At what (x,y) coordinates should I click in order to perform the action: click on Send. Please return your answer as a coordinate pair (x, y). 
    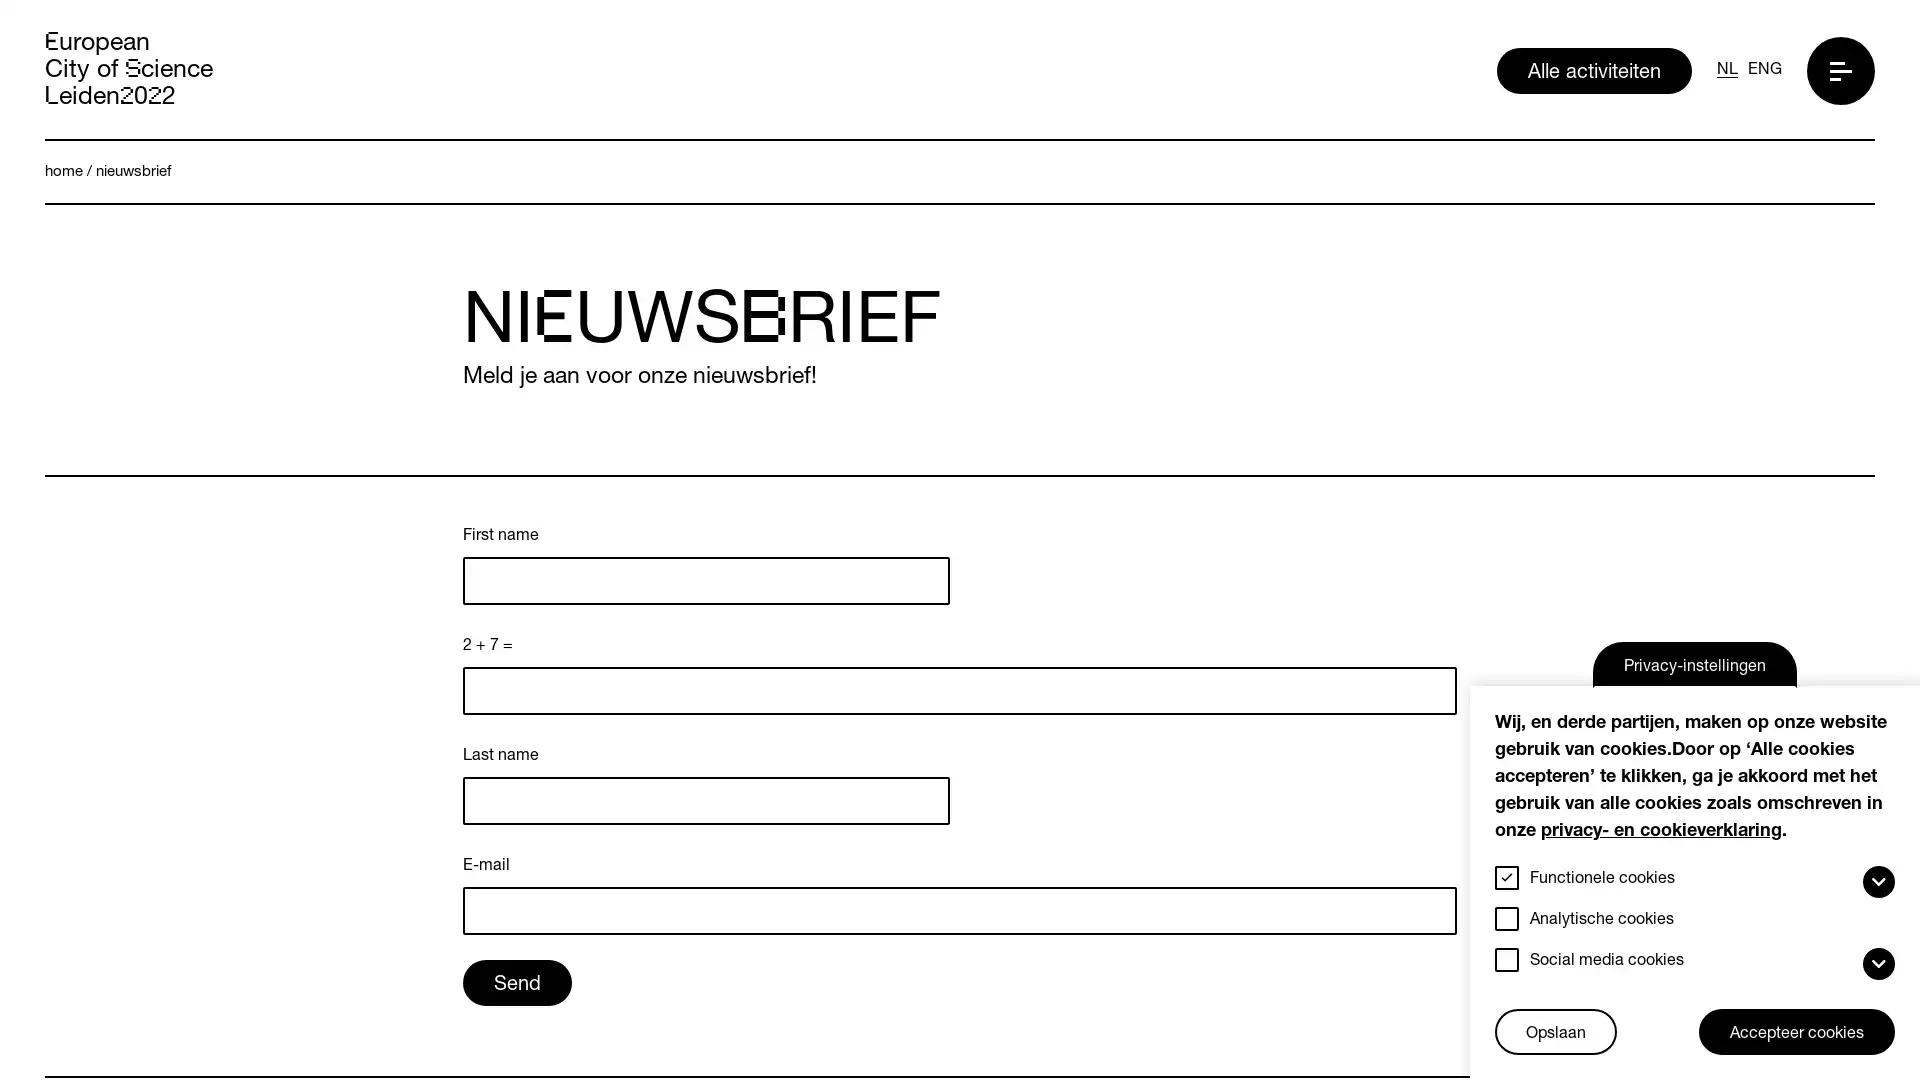
    Looking at the image, I should click on (517, 763).